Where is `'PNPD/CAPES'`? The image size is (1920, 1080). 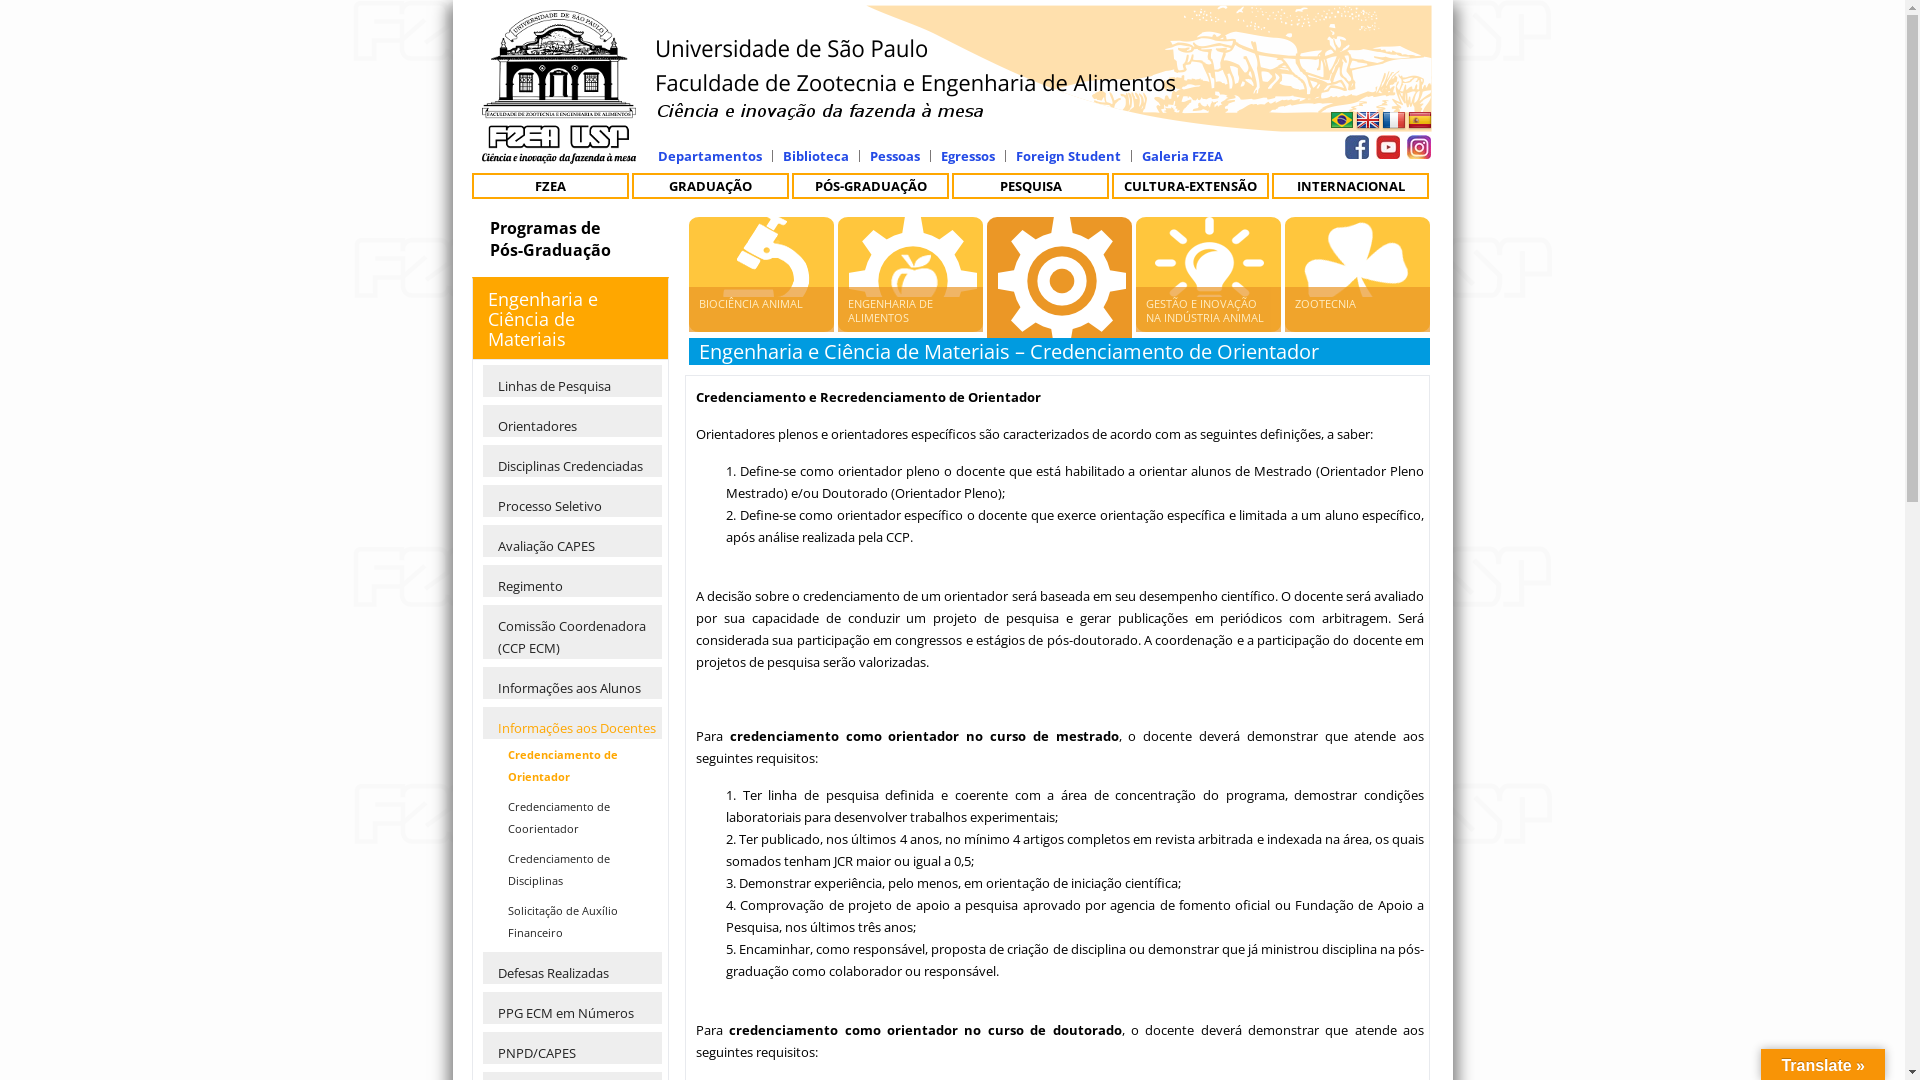
'PNPD/CAPES' is located at coordinates (571, 1047).